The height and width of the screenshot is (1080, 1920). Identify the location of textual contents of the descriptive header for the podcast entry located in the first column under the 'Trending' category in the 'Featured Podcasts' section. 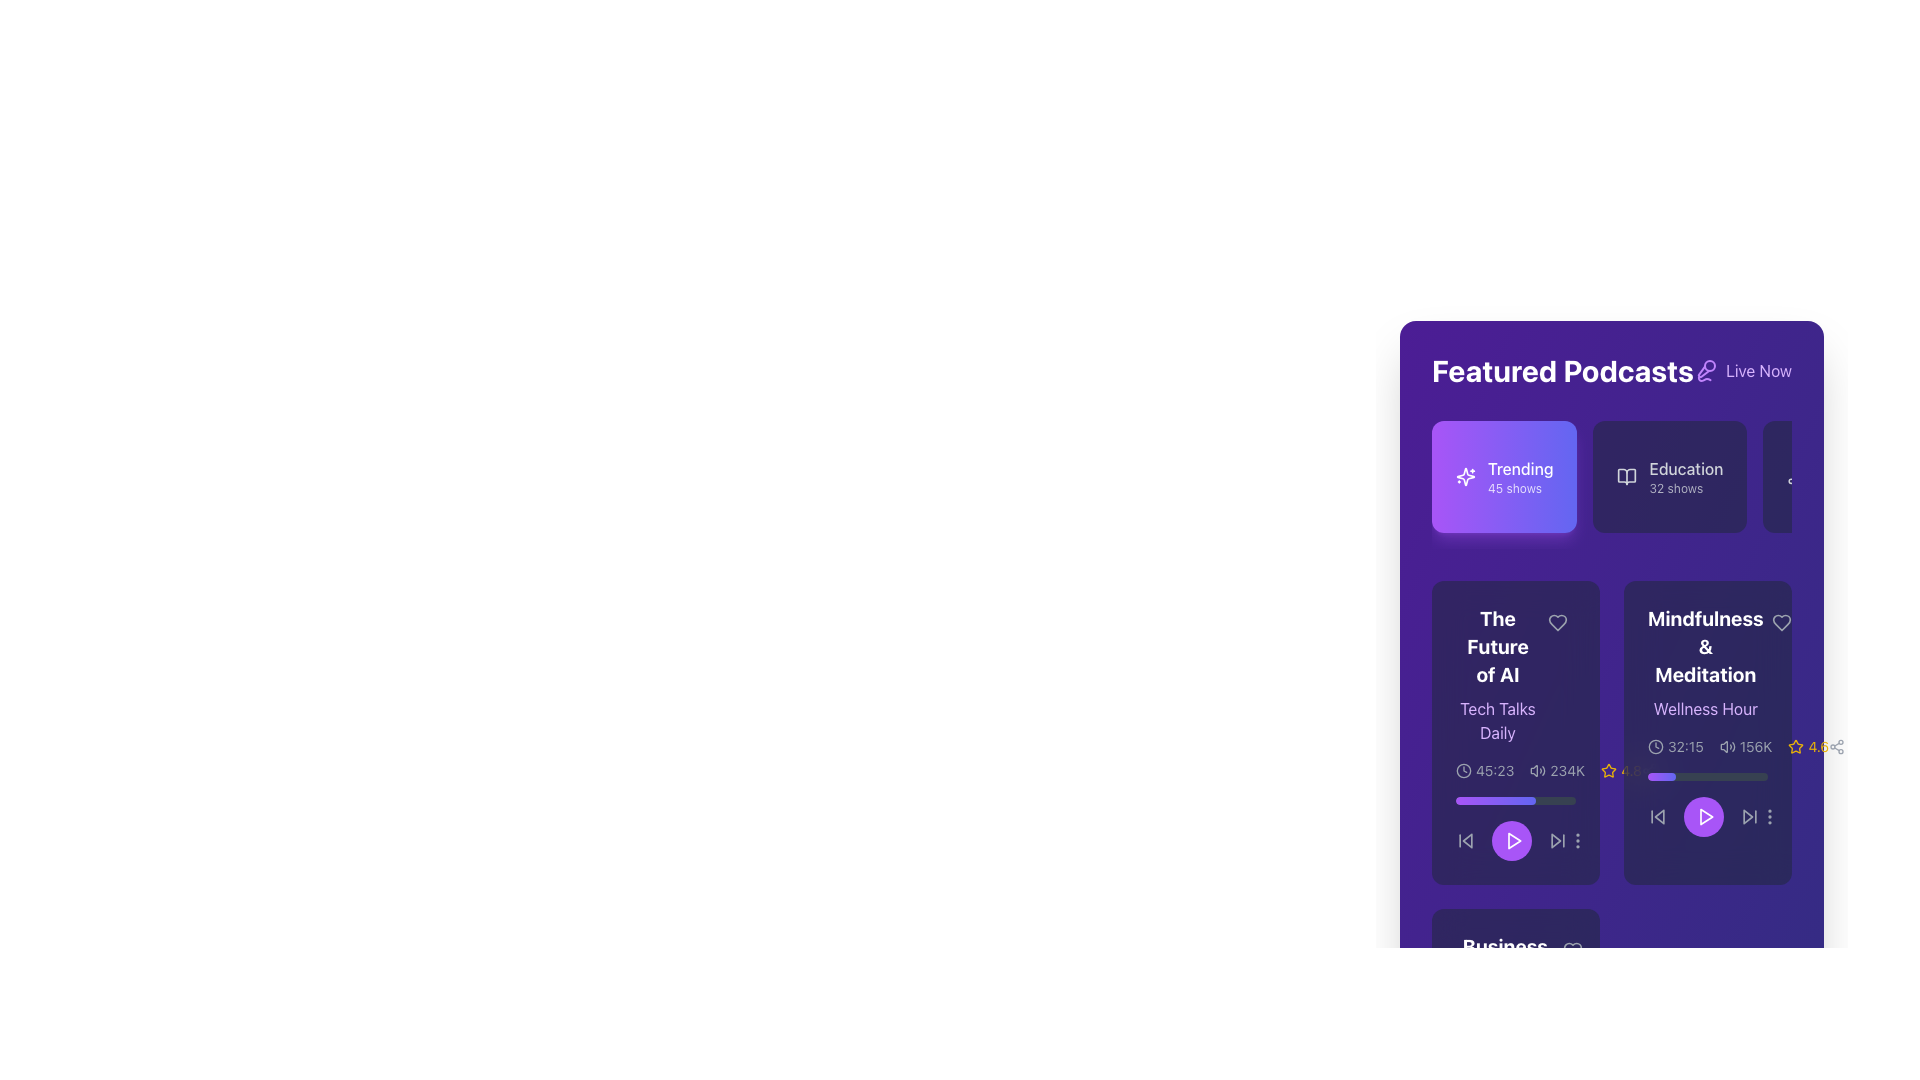
(1516, 675).